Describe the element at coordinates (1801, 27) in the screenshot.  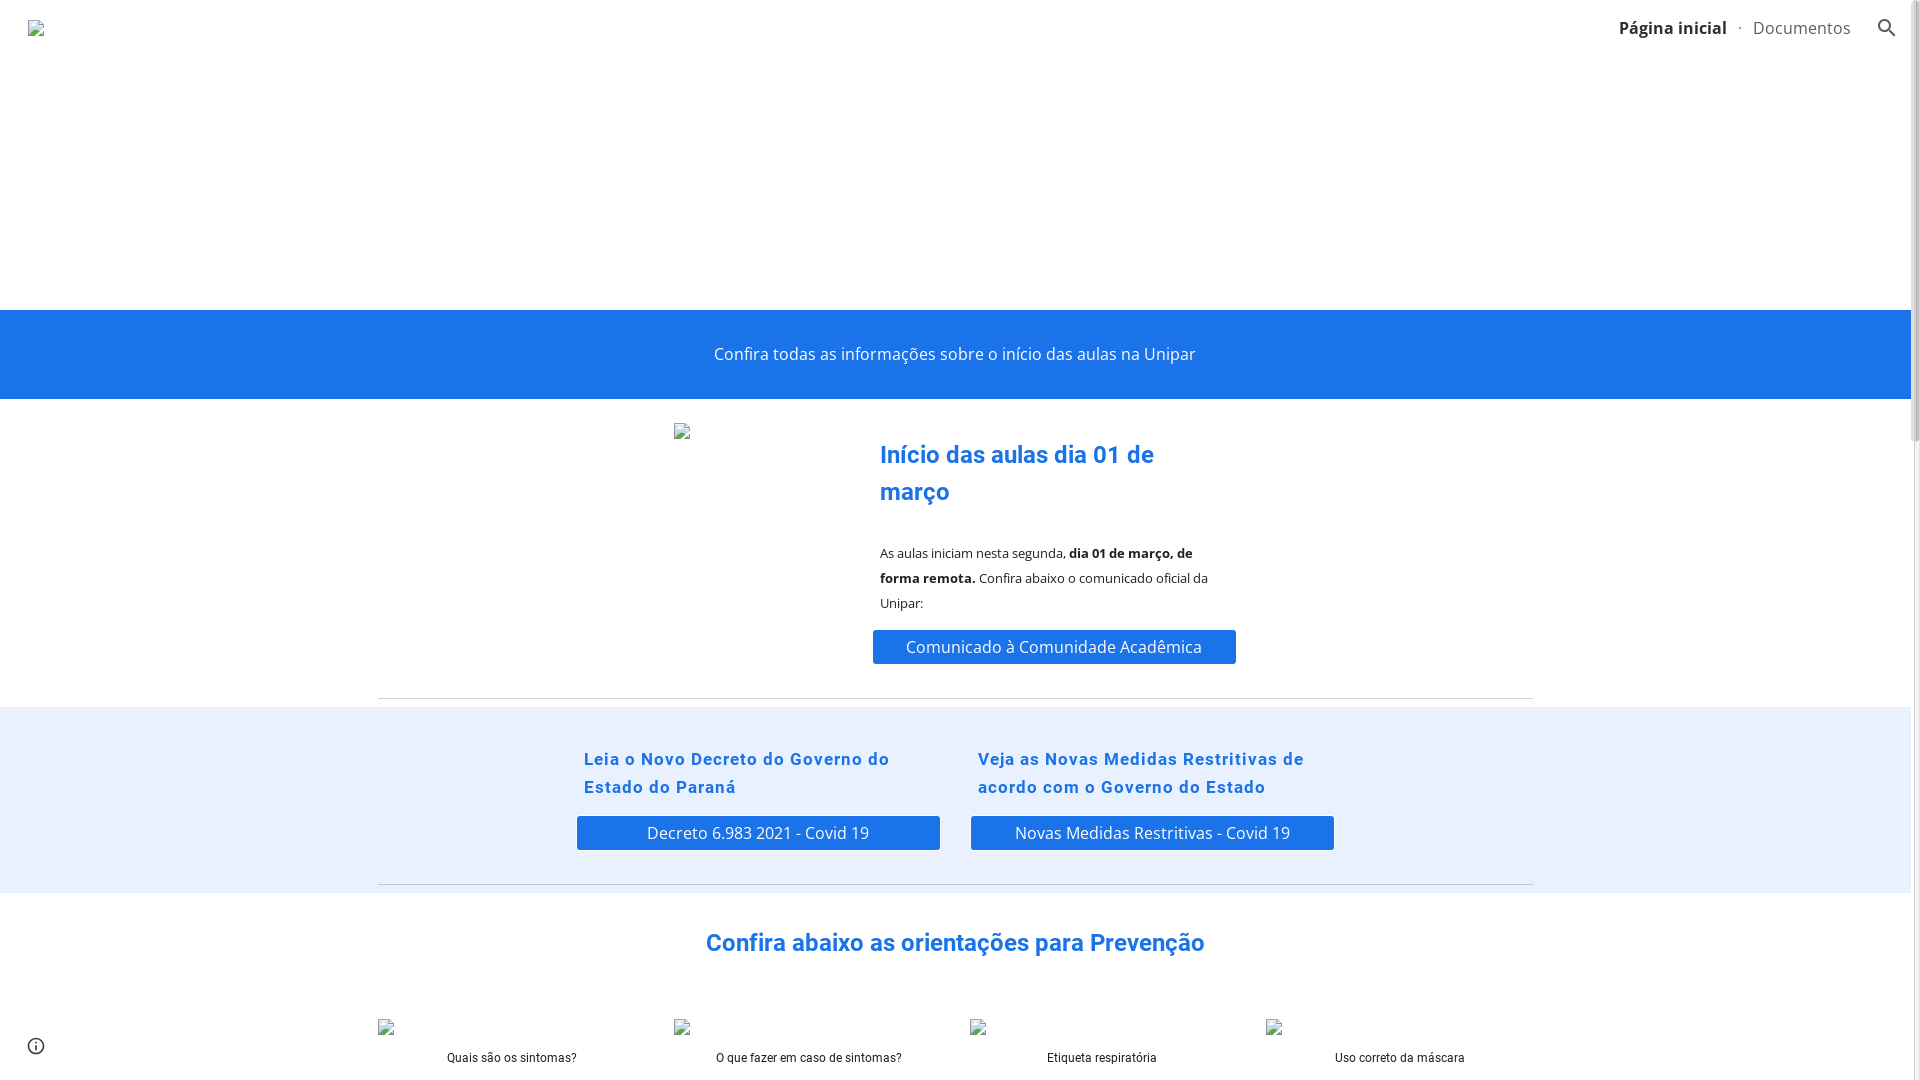
I see `'Documentos'` at that location.